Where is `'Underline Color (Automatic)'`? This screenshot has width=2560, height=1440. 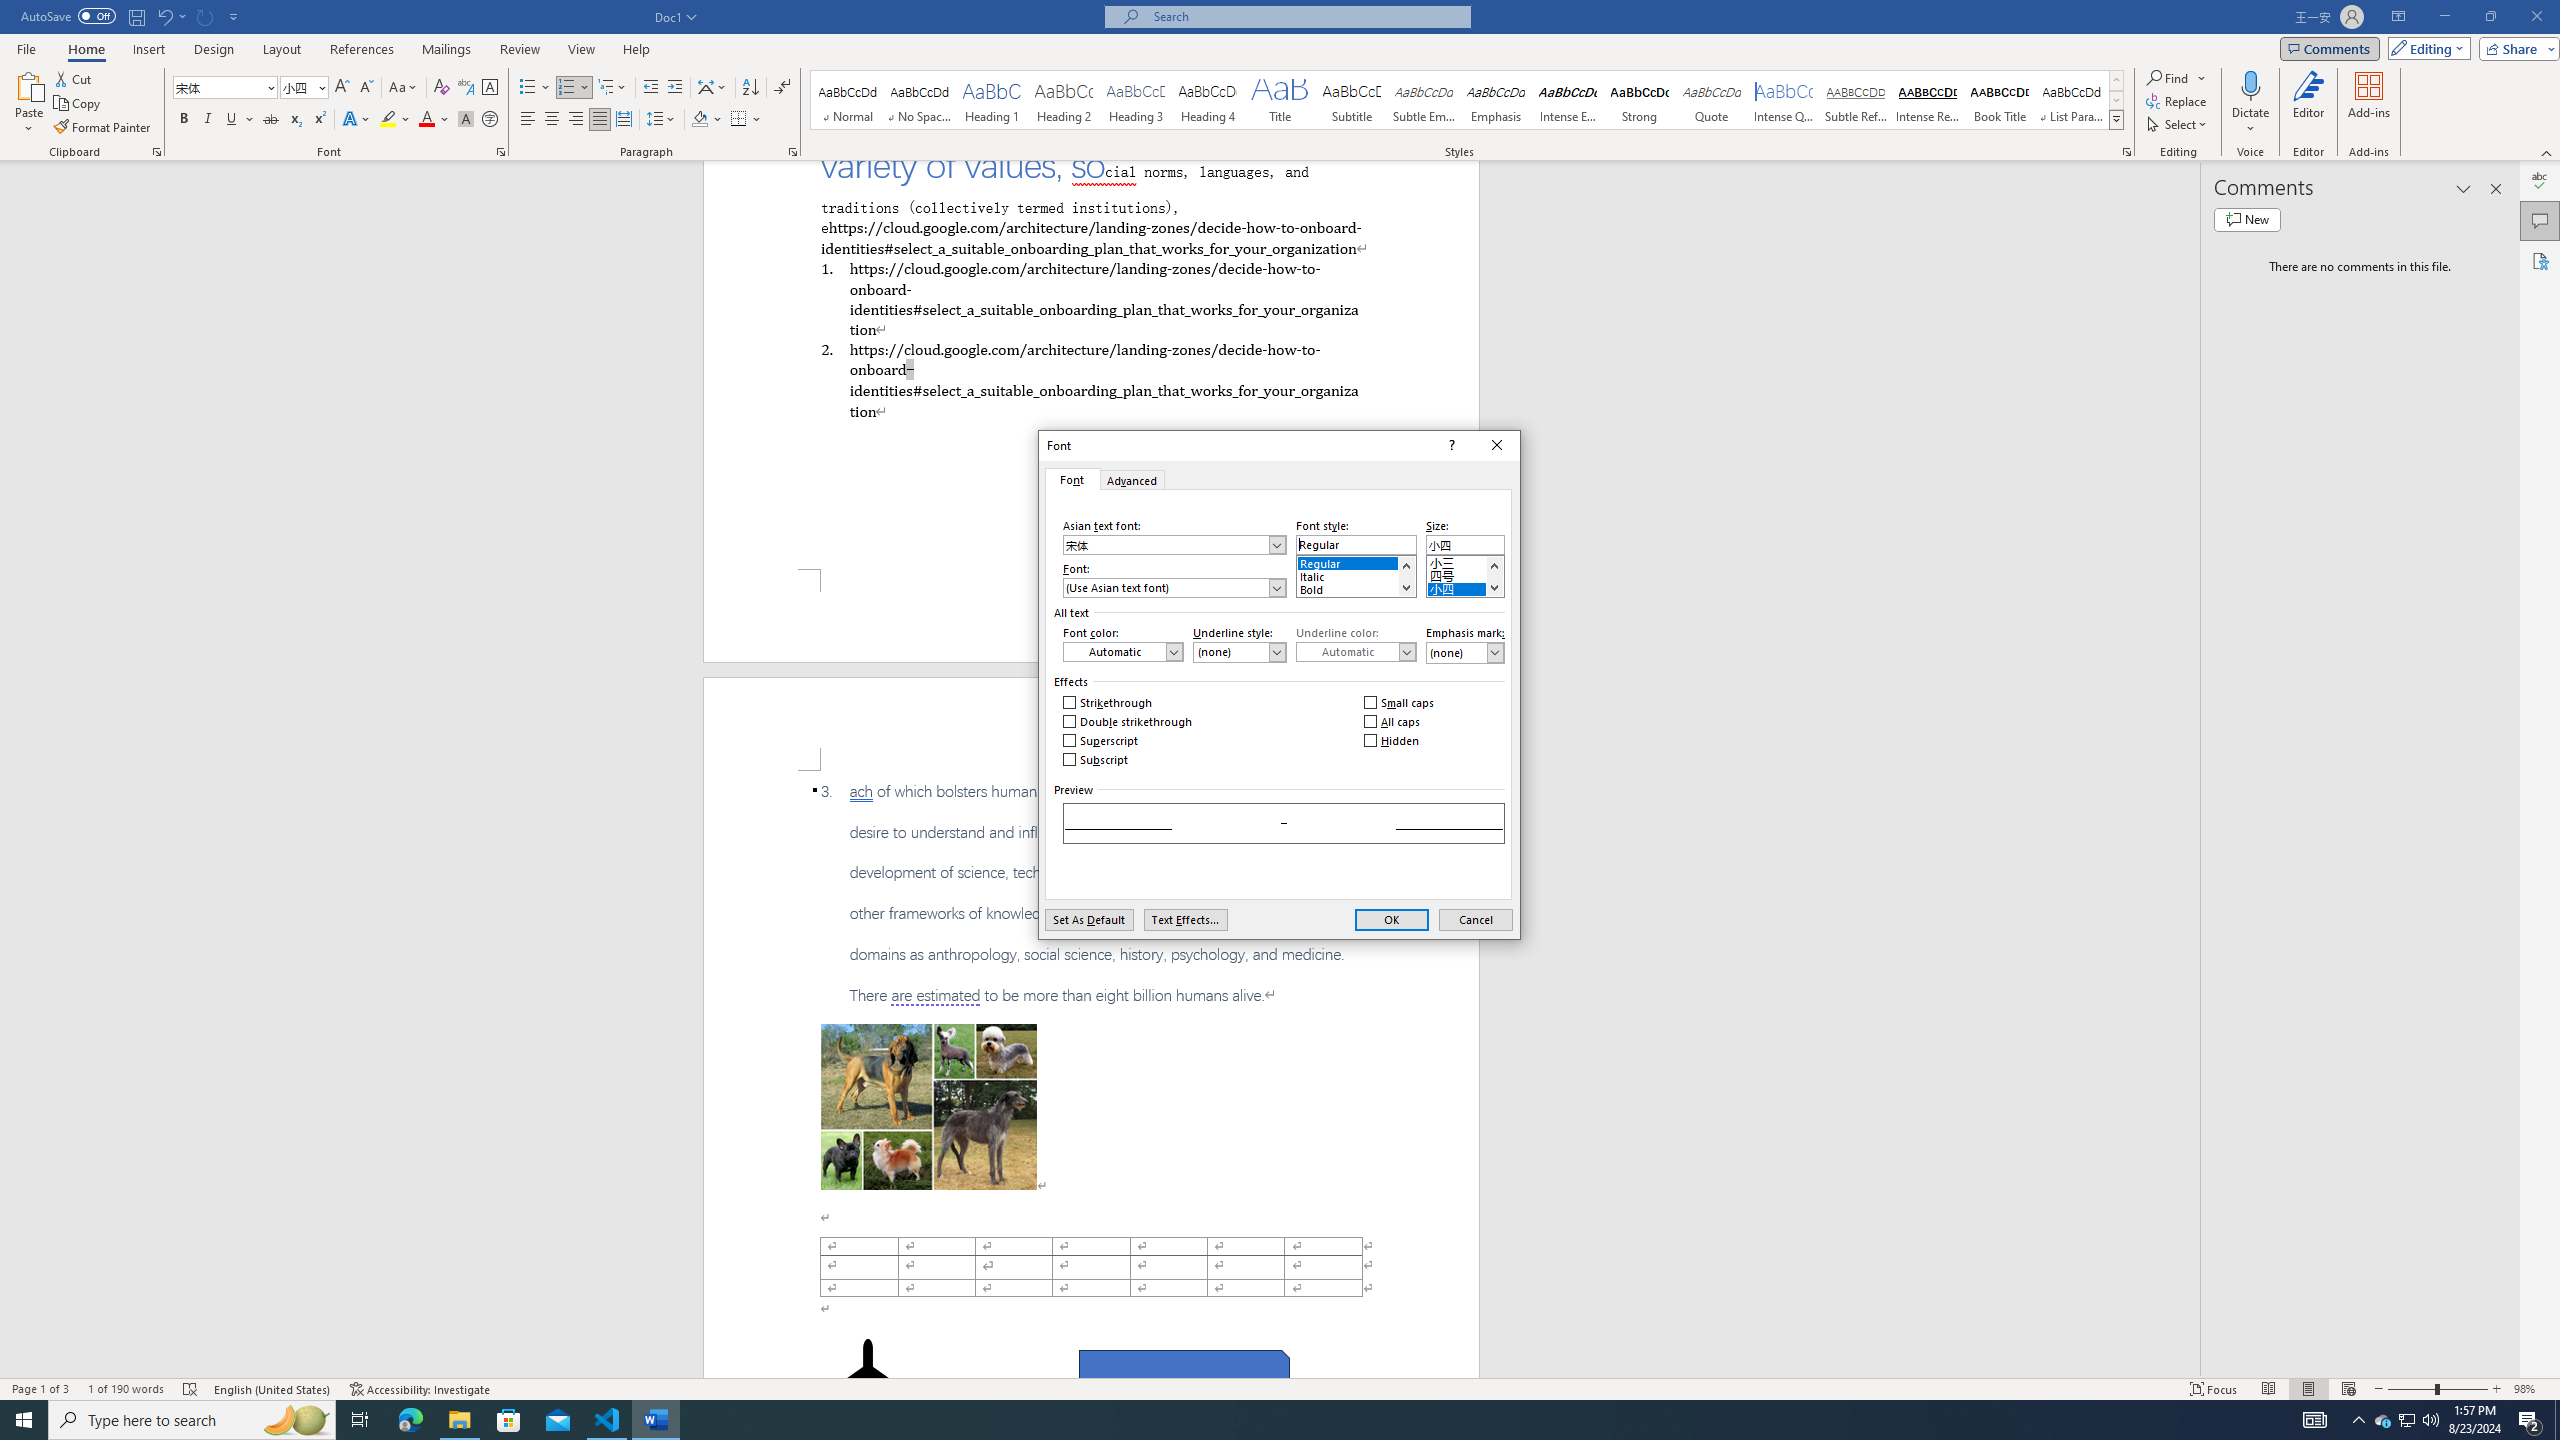
'Underline Color (Automatic)' is located at coordinates (1356, 651).